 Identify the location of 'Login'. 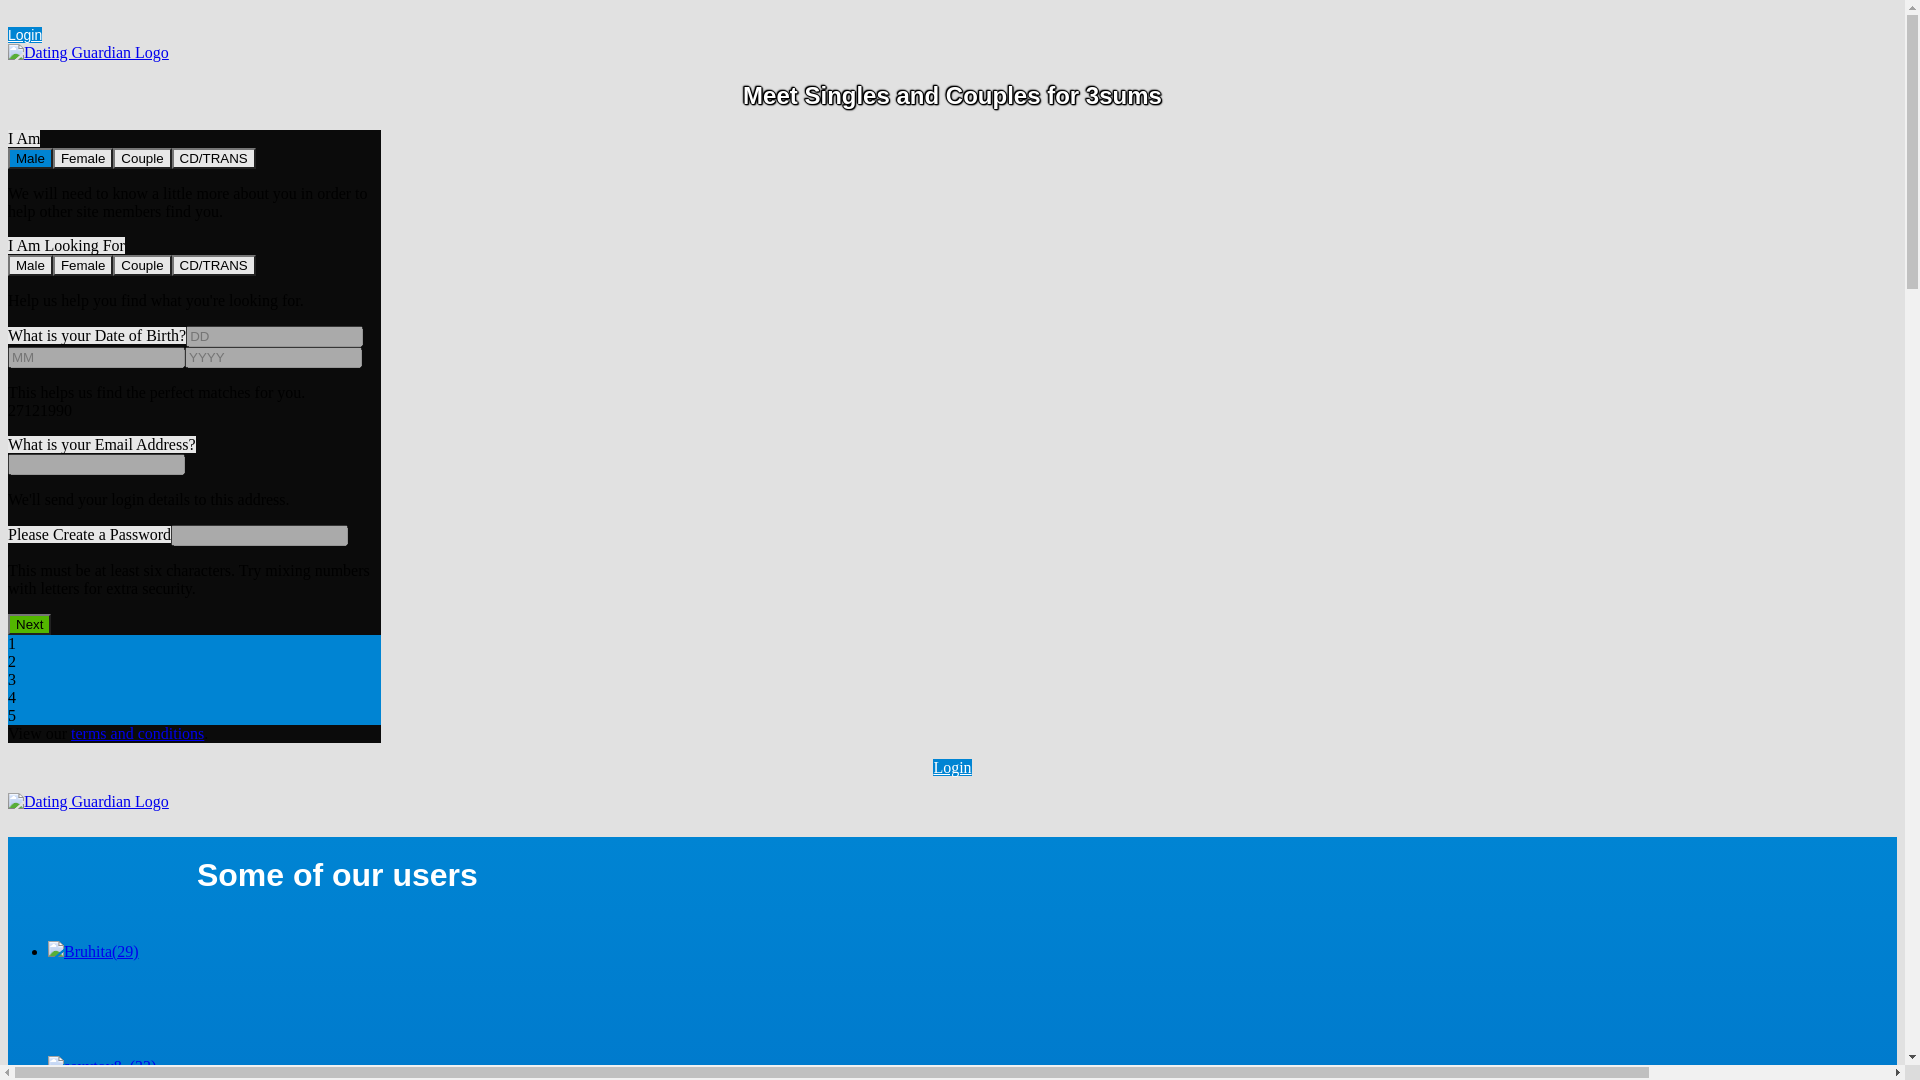
(950, 766).